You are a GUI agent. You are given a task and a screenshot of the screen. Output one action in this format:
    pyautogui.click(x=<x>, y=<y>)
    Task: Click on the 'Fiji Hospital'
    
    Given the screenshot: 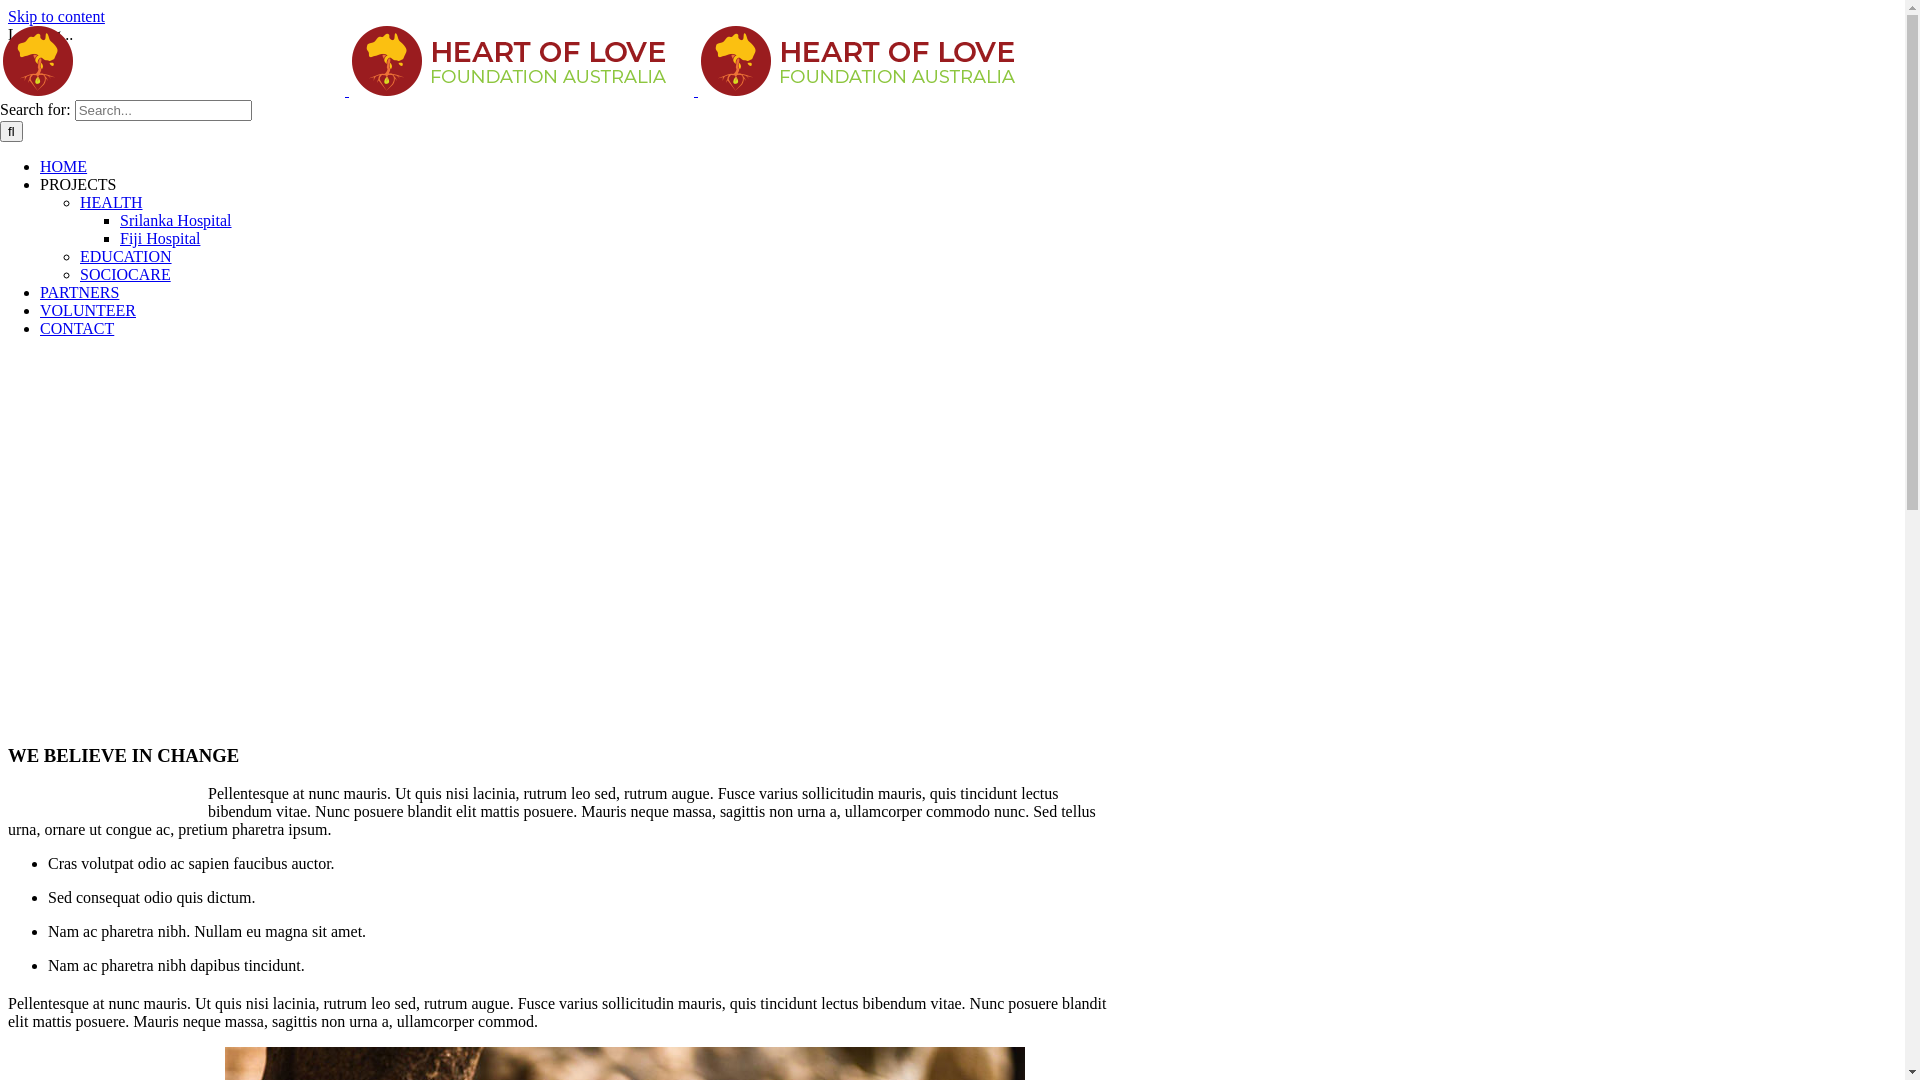 What is the action you would take?
    pyautogui.click(x=158, y=237)
    